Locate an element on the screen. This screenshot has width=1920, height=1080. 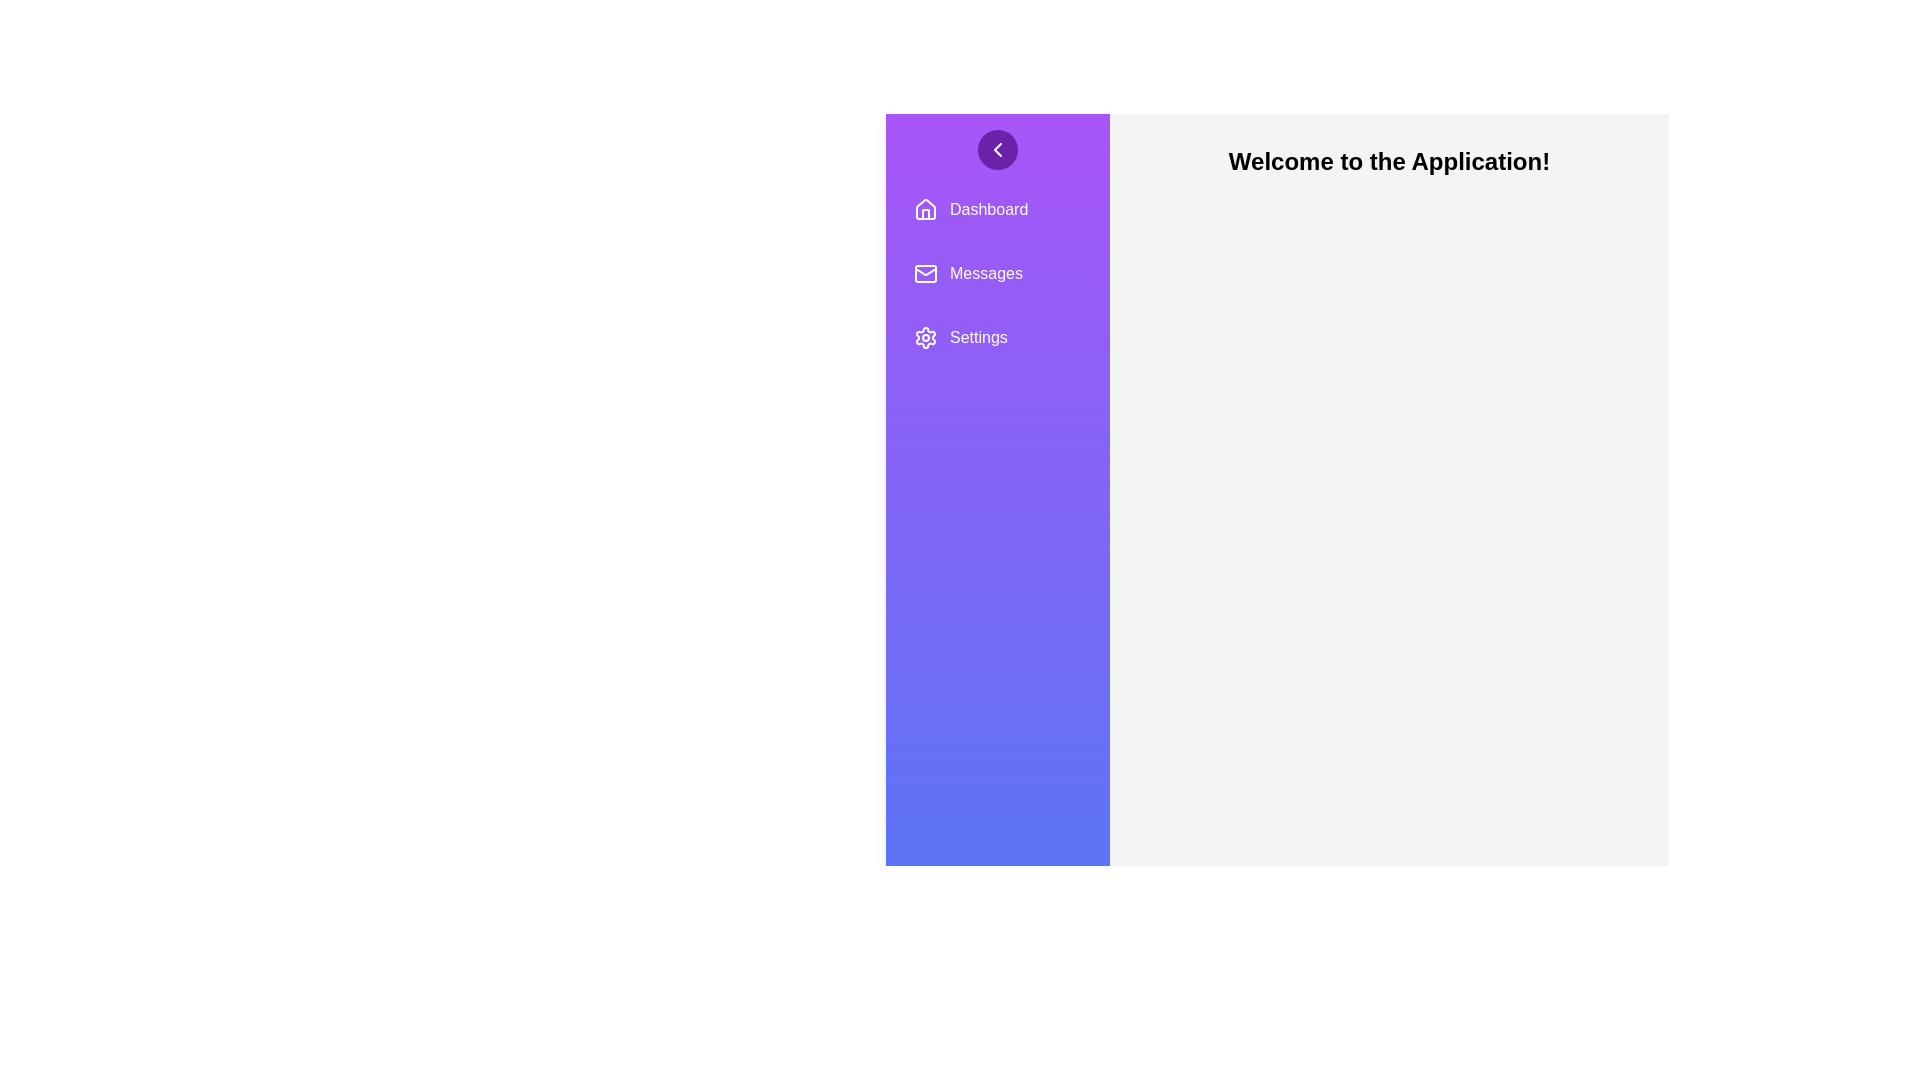
the house icon located at the top-left area of the vertical navigation menu, which features a purple gradient background and includes a triangular roof and square walls is located at coordinates (925, 208).